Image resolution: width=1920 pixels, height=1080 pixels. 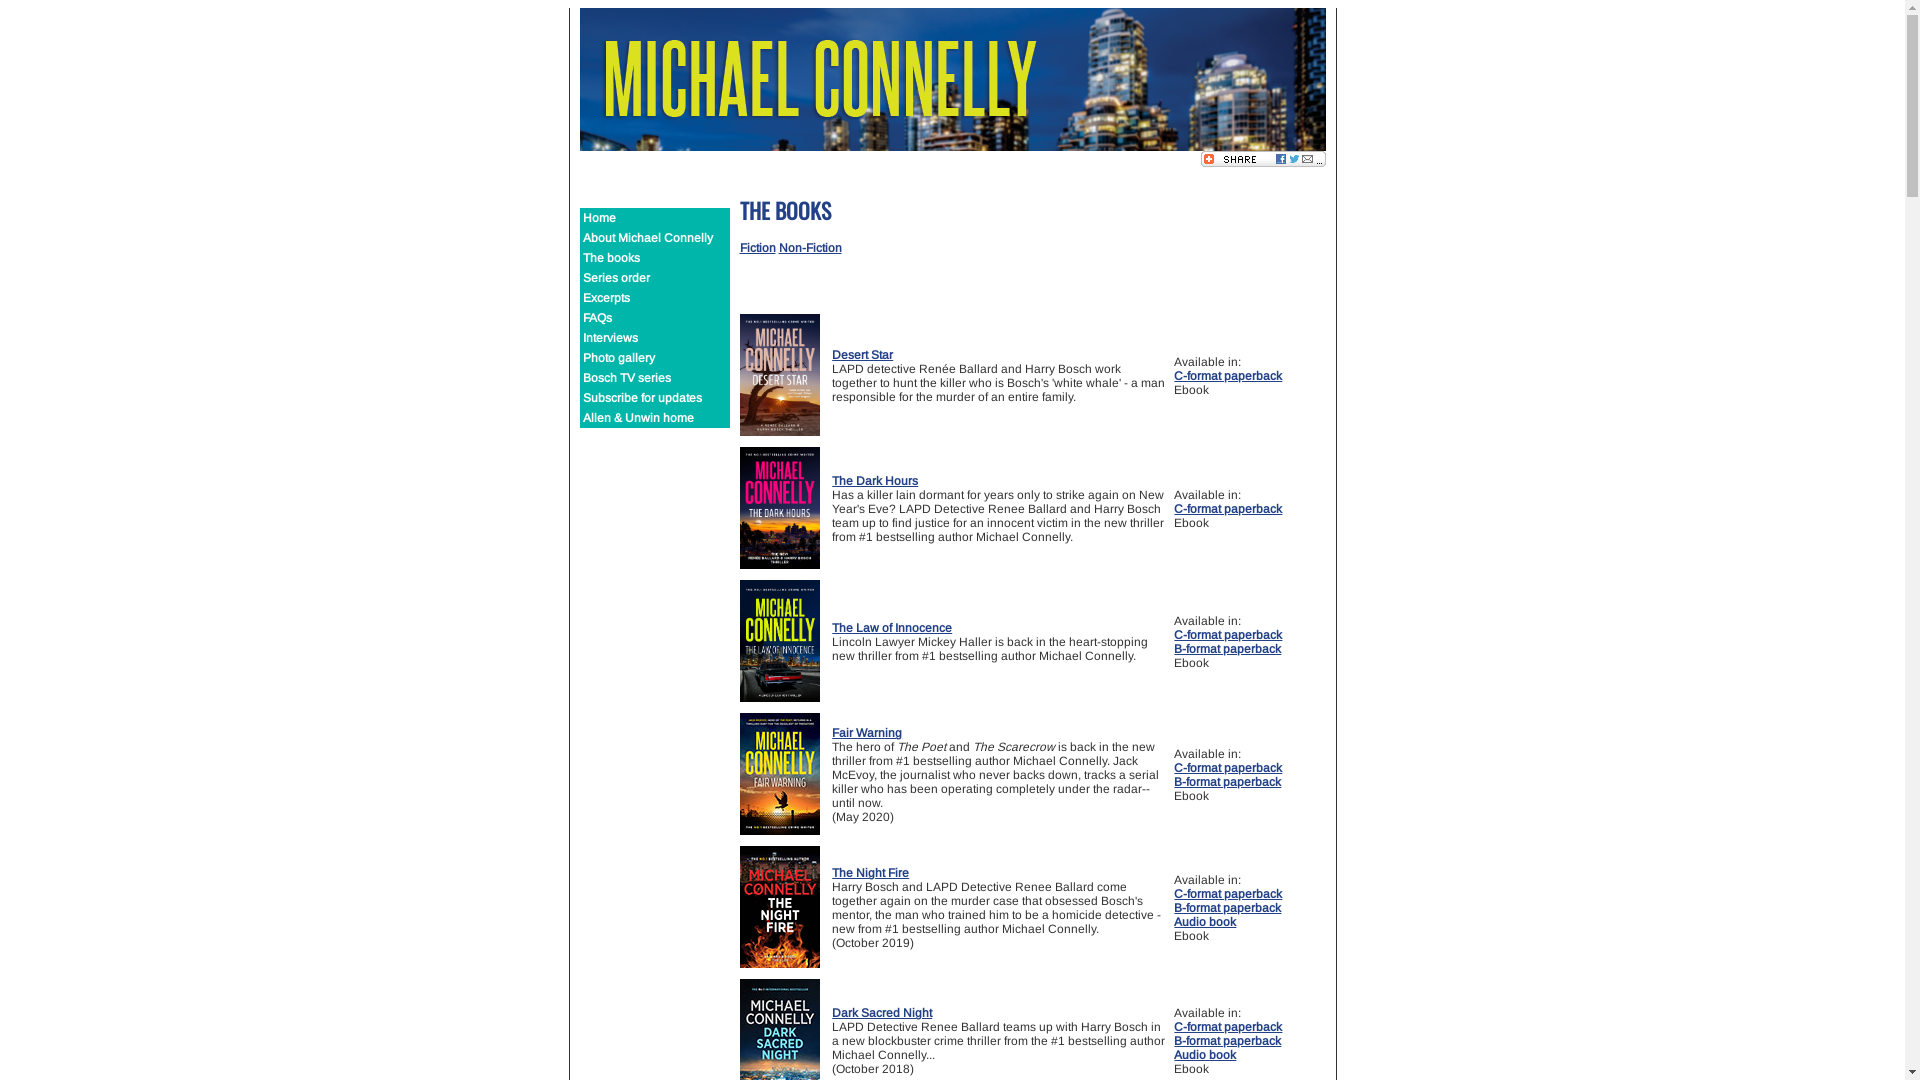 What do you see at coordinates (654, 218) in the screenshot?
I see `'Home'` at bounding box center [654, 218].